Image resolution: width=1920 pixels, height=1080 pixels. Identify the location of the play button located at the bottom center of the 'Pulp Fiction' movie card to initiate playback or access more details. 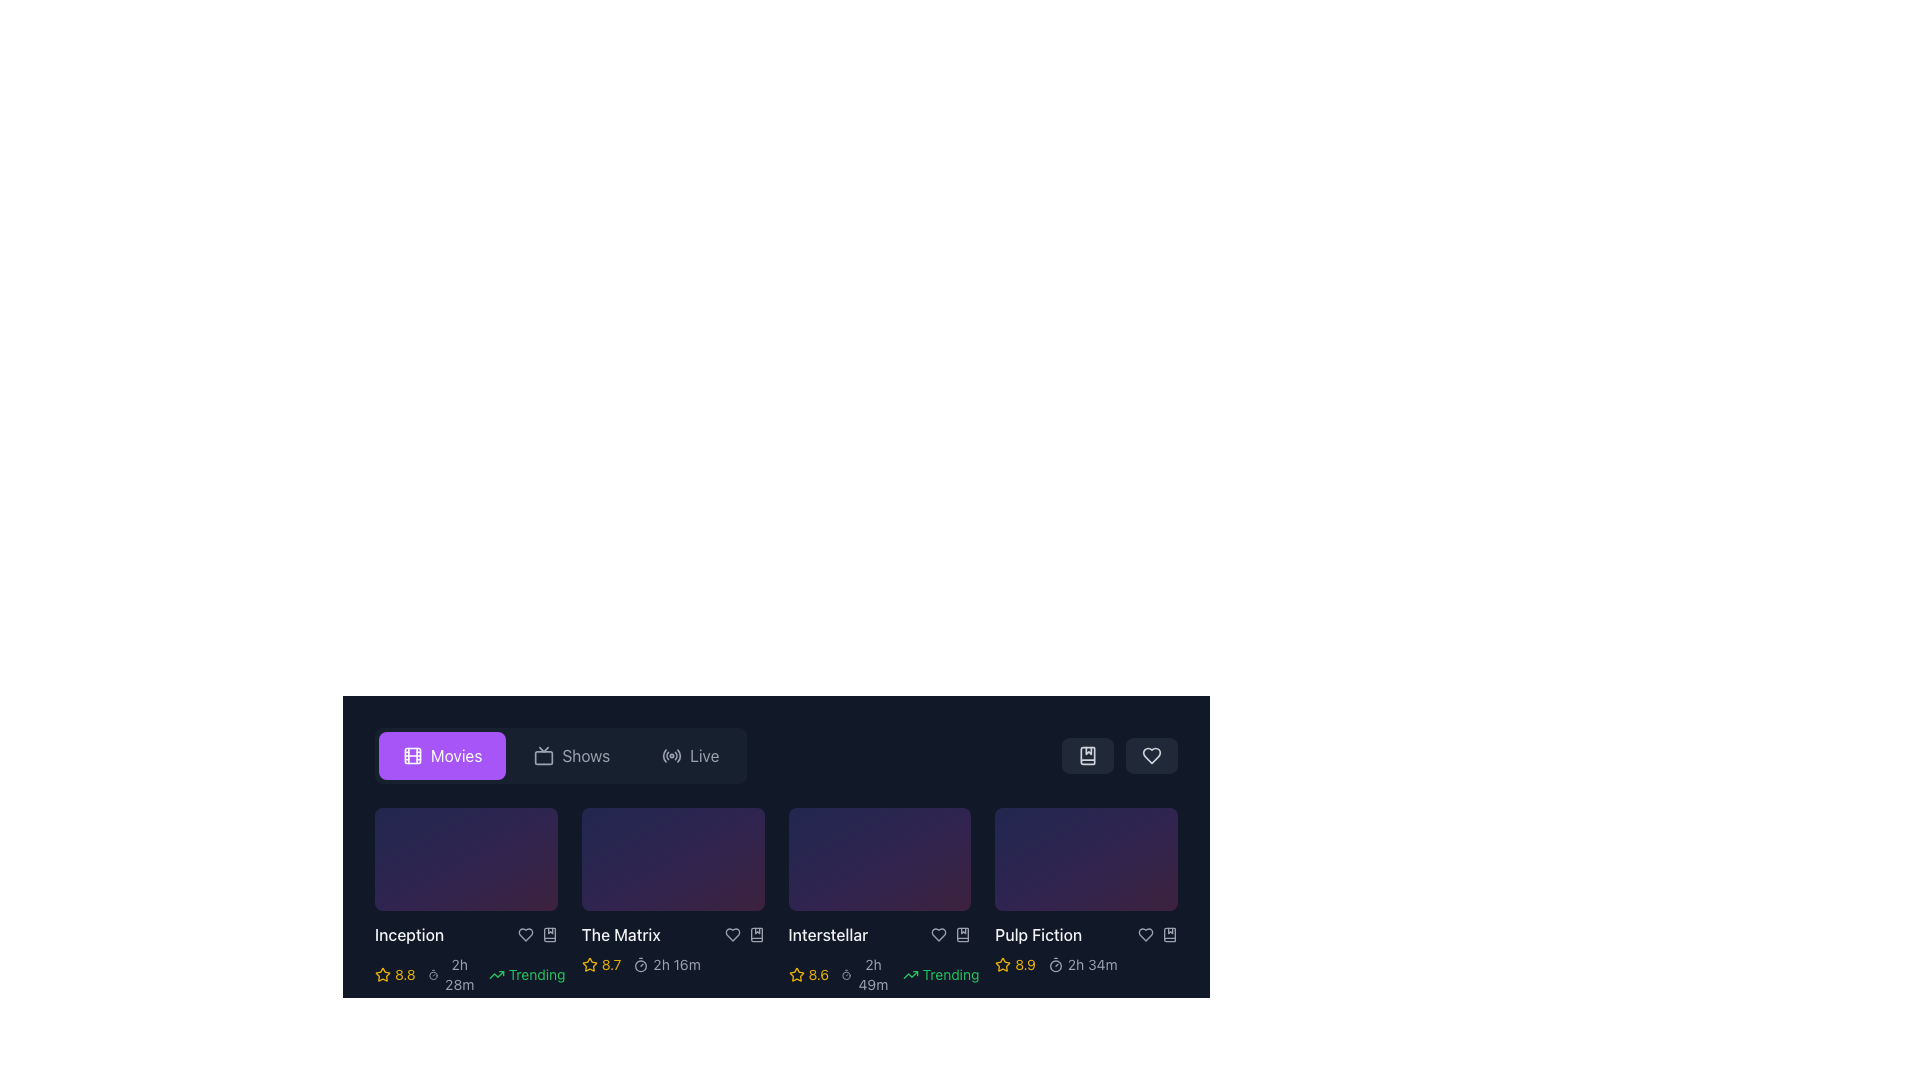
(1085, 901).